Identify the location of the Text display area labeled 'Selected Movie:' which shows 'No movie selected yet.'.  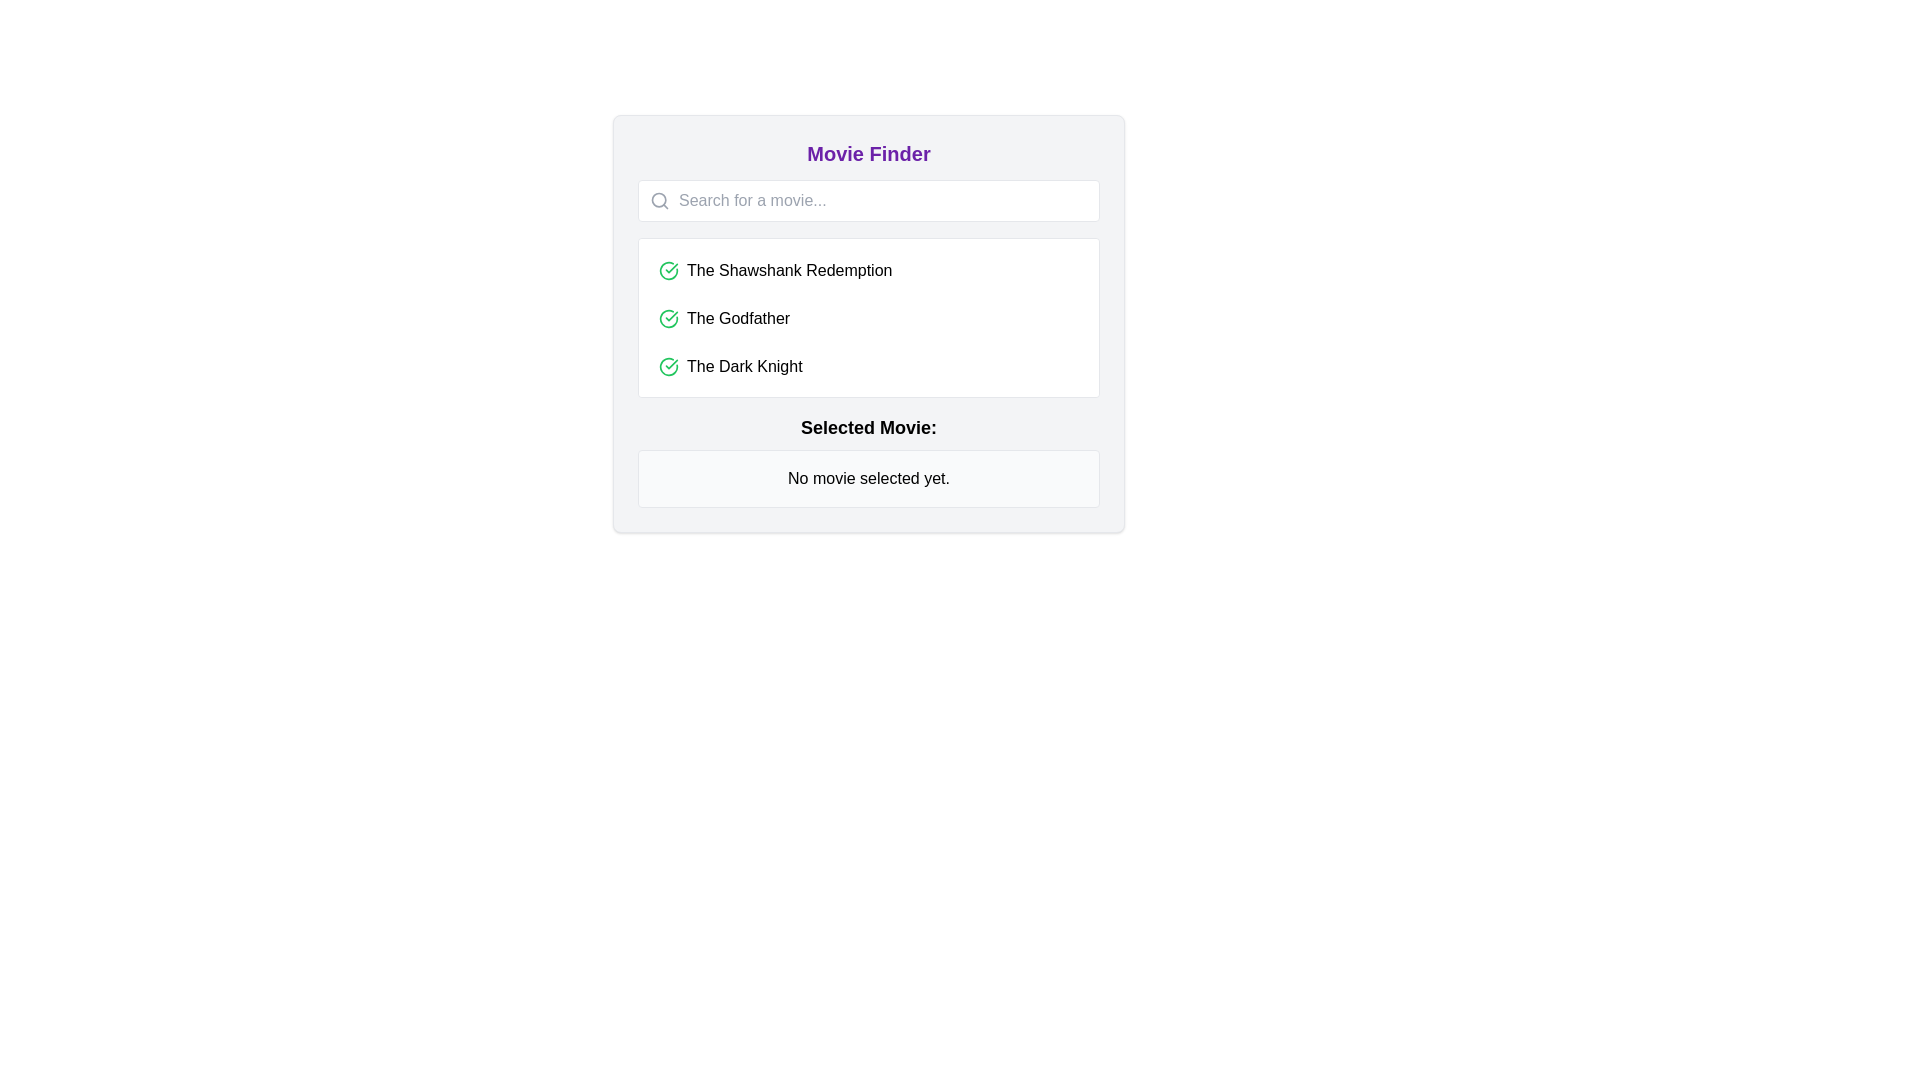
(868, 461).